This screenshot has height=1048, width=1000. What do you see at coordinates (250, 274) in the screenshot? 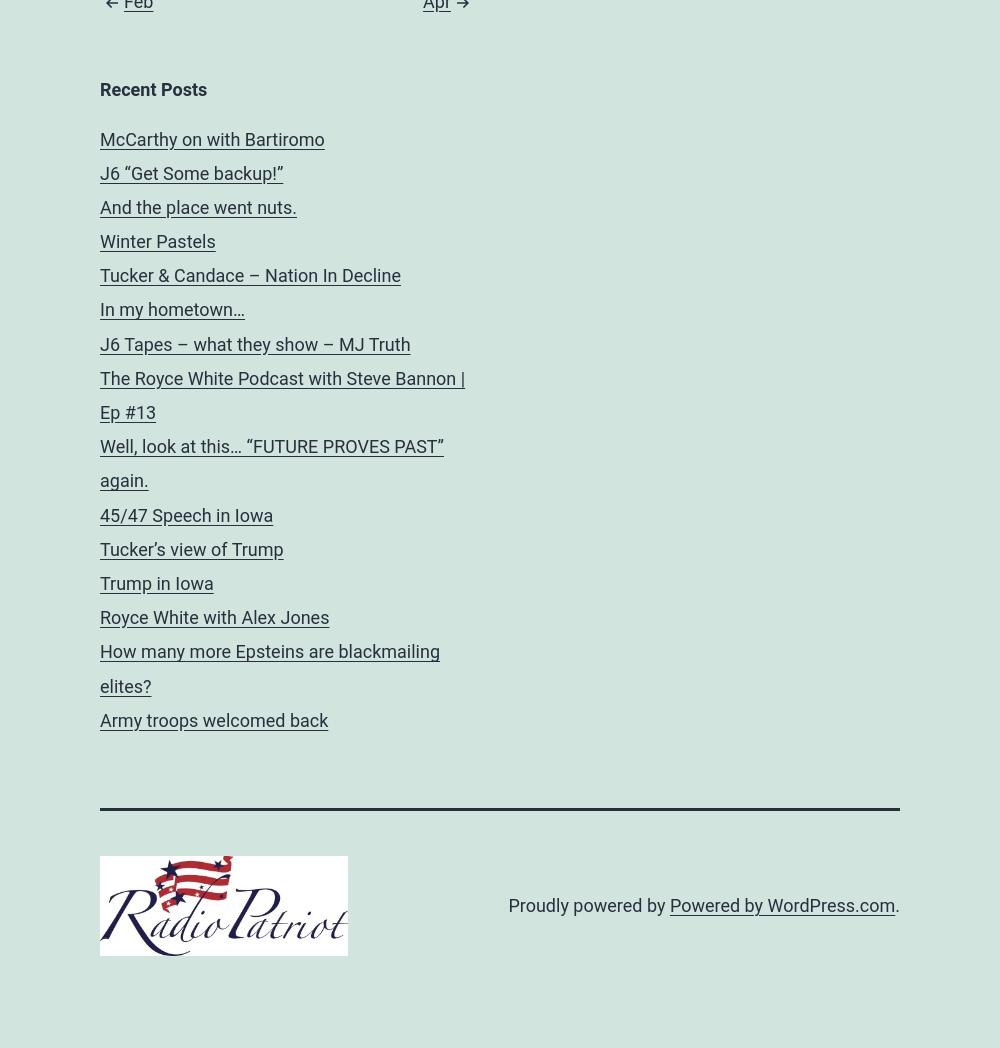
I see `'Tucker & Candace – Nation In Decline'` at bounding box center [250, 274].